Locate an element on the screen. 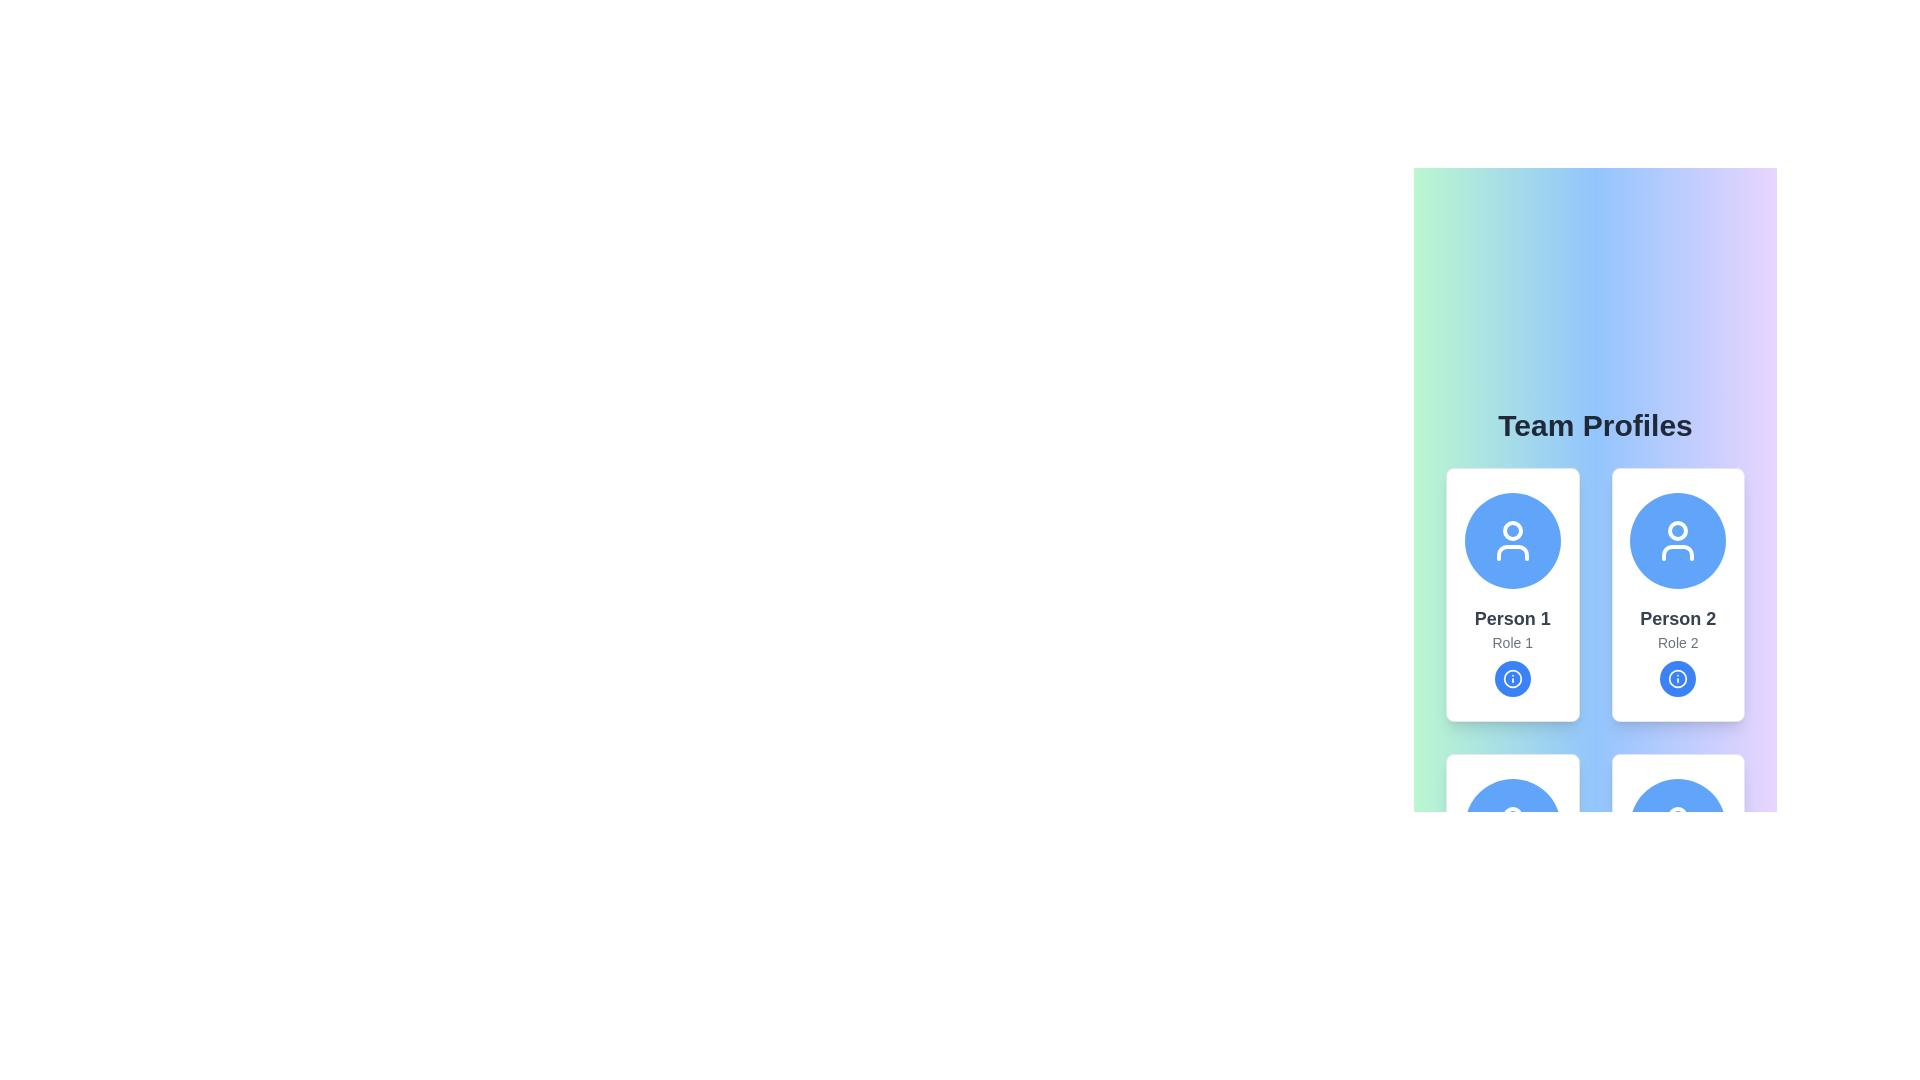 This screenshot has height=1080, width=1920. role information displayed in the text label 'Role 1' which is styled with small, gray text located below the name label 'Person 1' in the profile card is located at coordinates (1512, 643).